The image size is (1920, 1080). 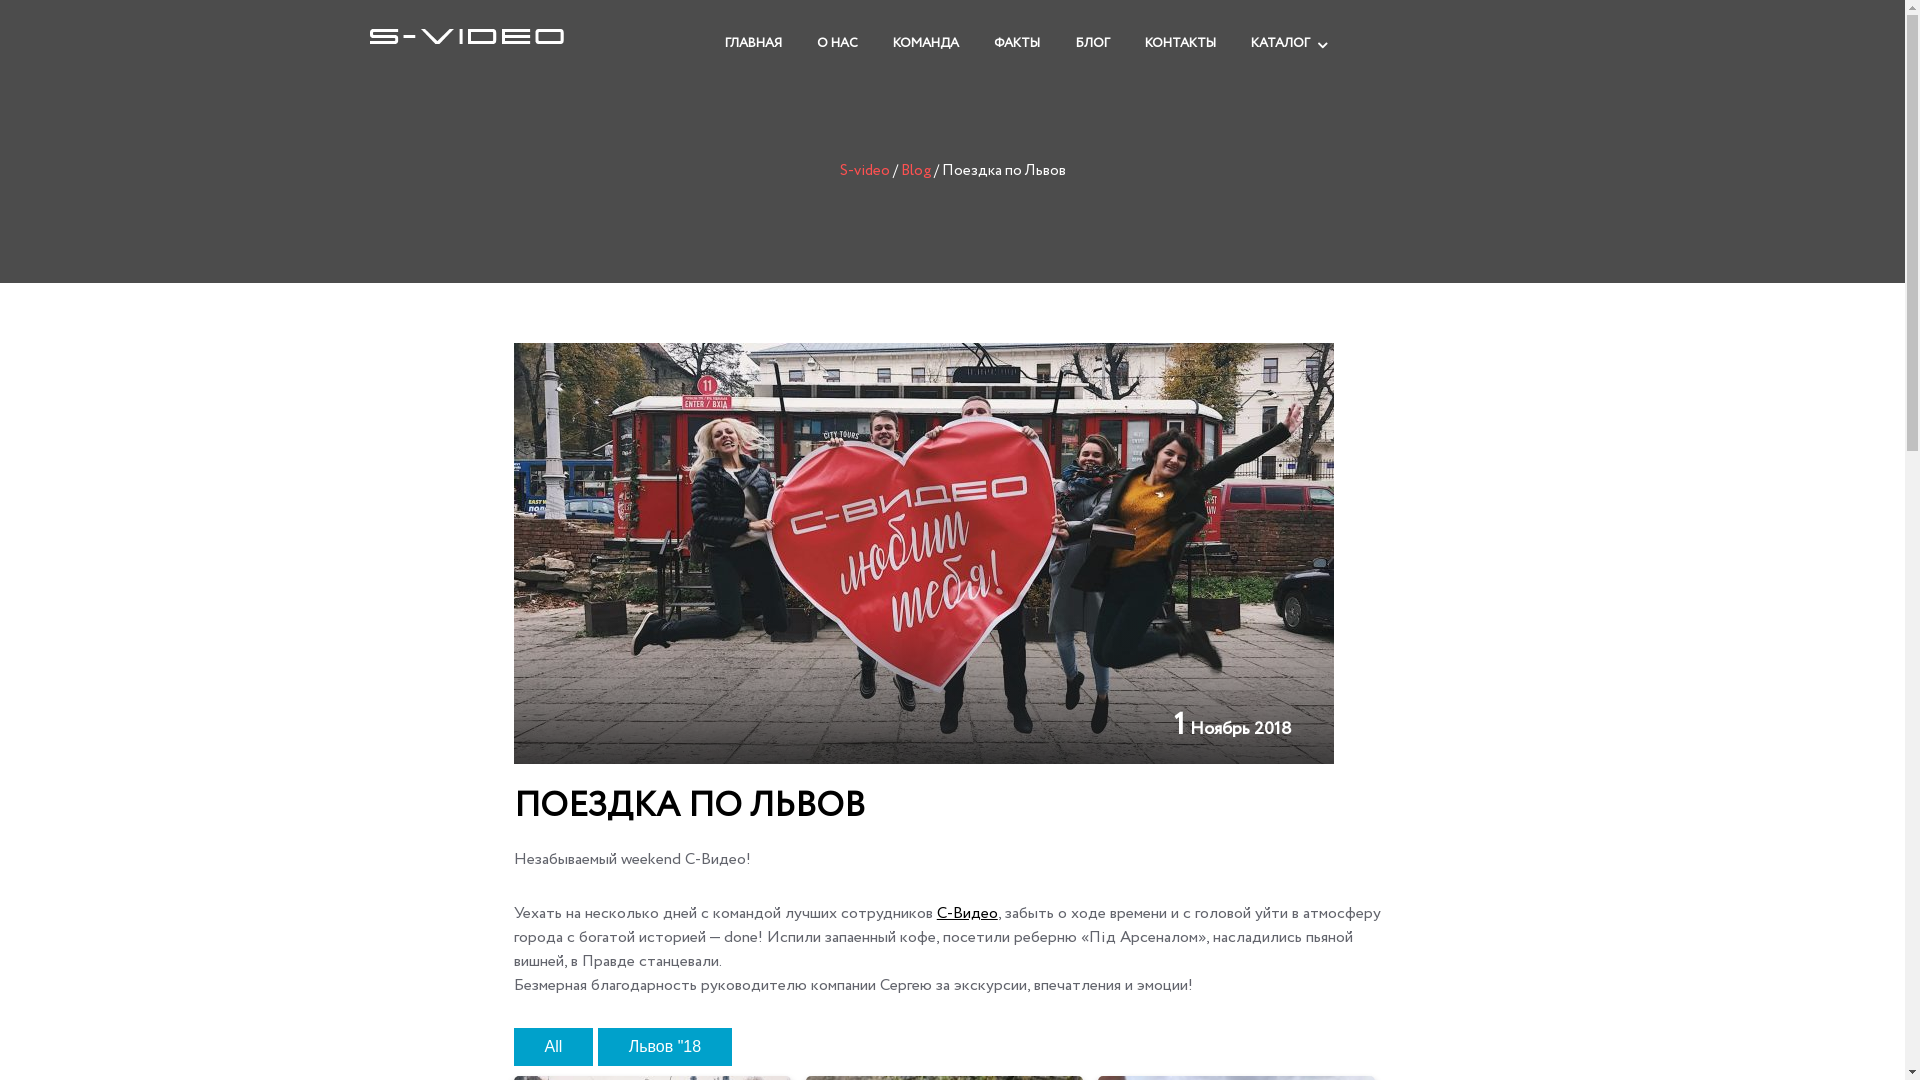 What do you see at coordinates (899, 169) in the screenshot?
I see `'Blog'` at bounding box center [899, 169].